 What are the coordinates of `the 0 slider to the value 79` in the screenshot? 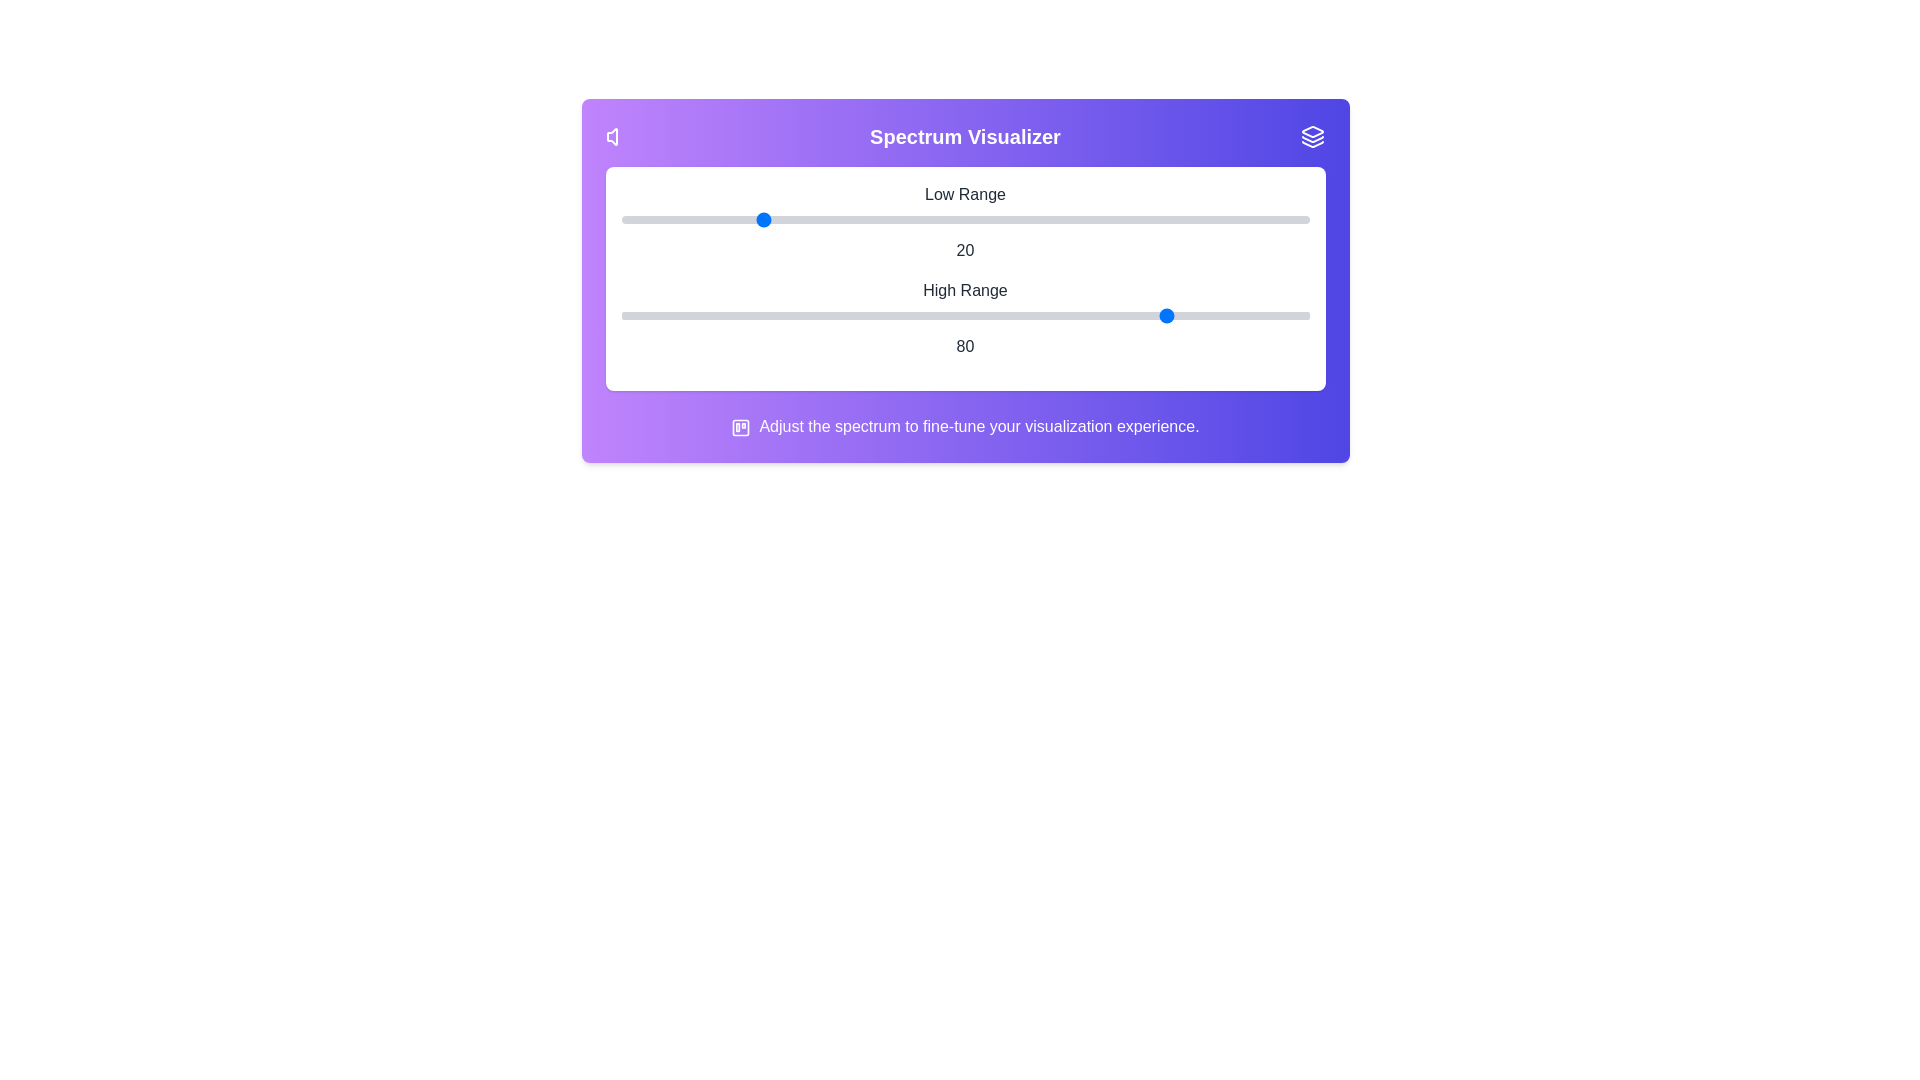 It's located at (1165, 219).